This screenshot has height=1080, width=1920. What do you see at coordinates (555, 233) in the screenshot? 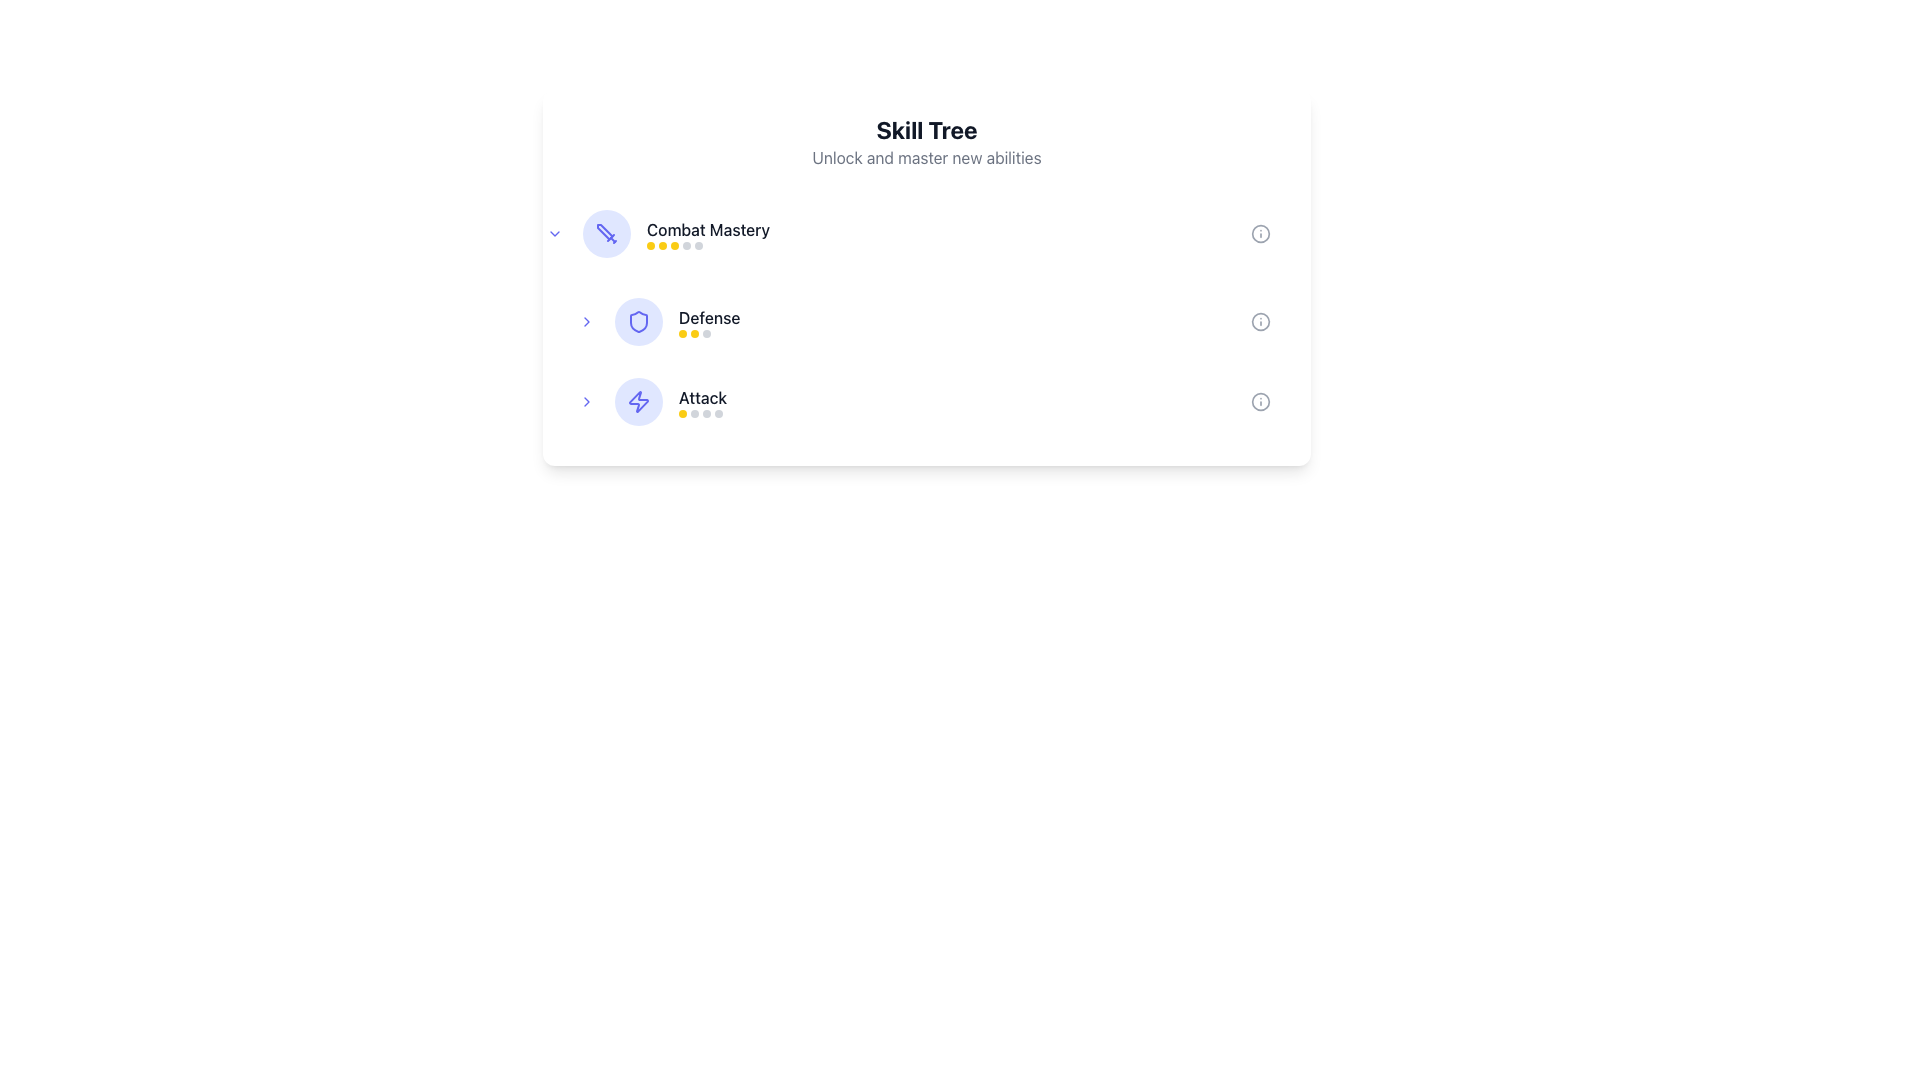
I see `the Toggle button for 'Combat Mastery', which is the first visual component in that section` at bounding box center [555, 233].